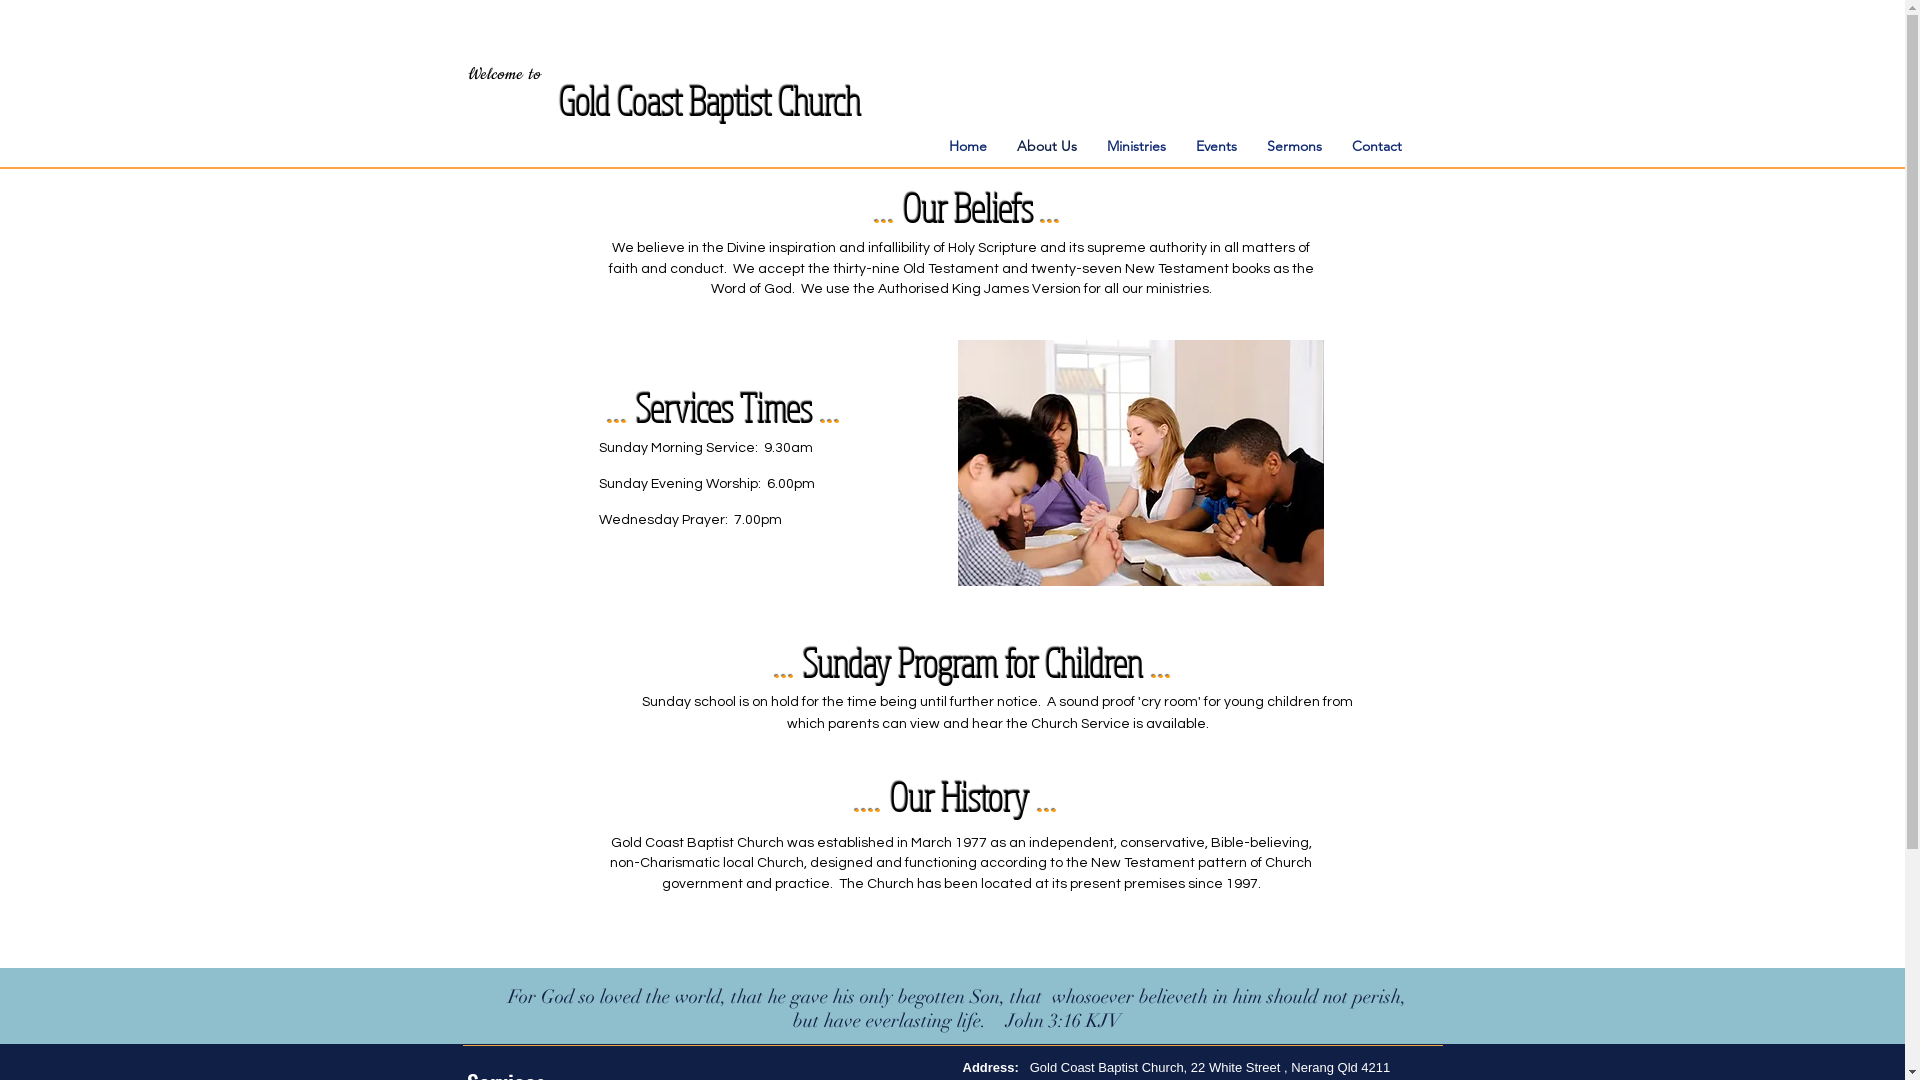 This screenshot has height=1080, width=1920. I want to click on 'Sermons', so click(1251, 145).